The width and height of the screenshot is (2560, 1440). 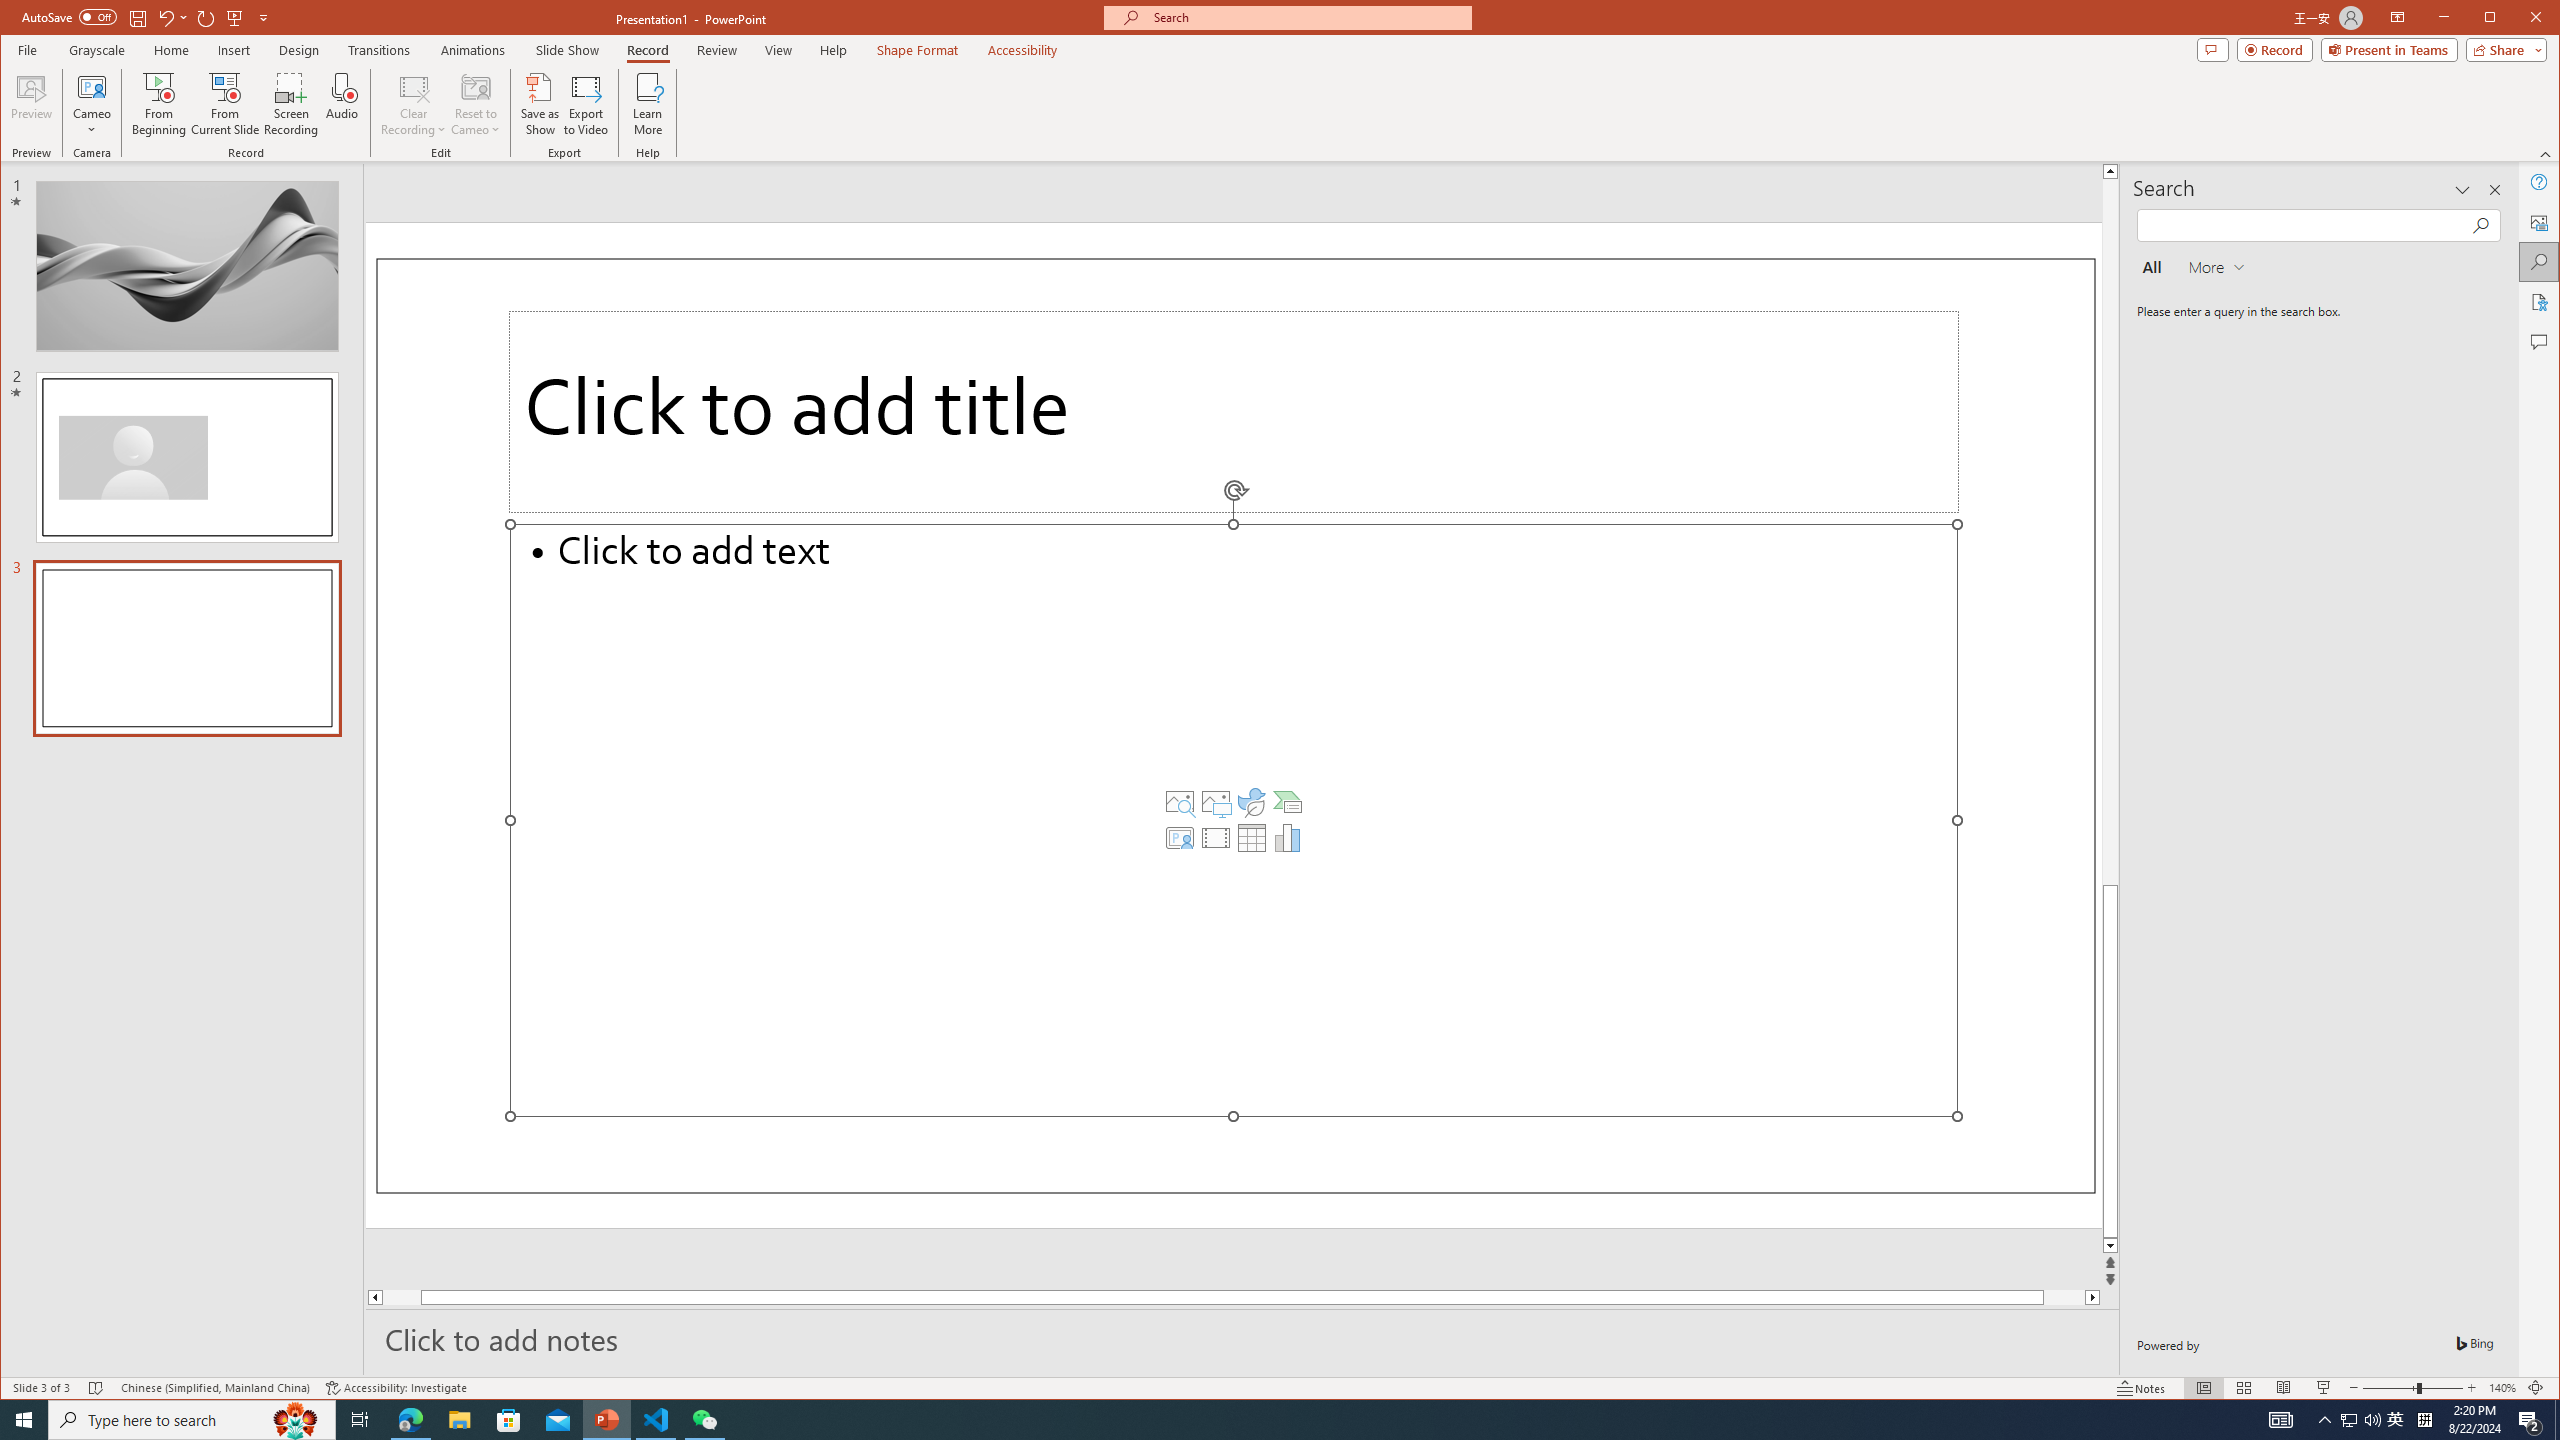 I want to click on 'Title TextBox', so click(x=1232, y=410).